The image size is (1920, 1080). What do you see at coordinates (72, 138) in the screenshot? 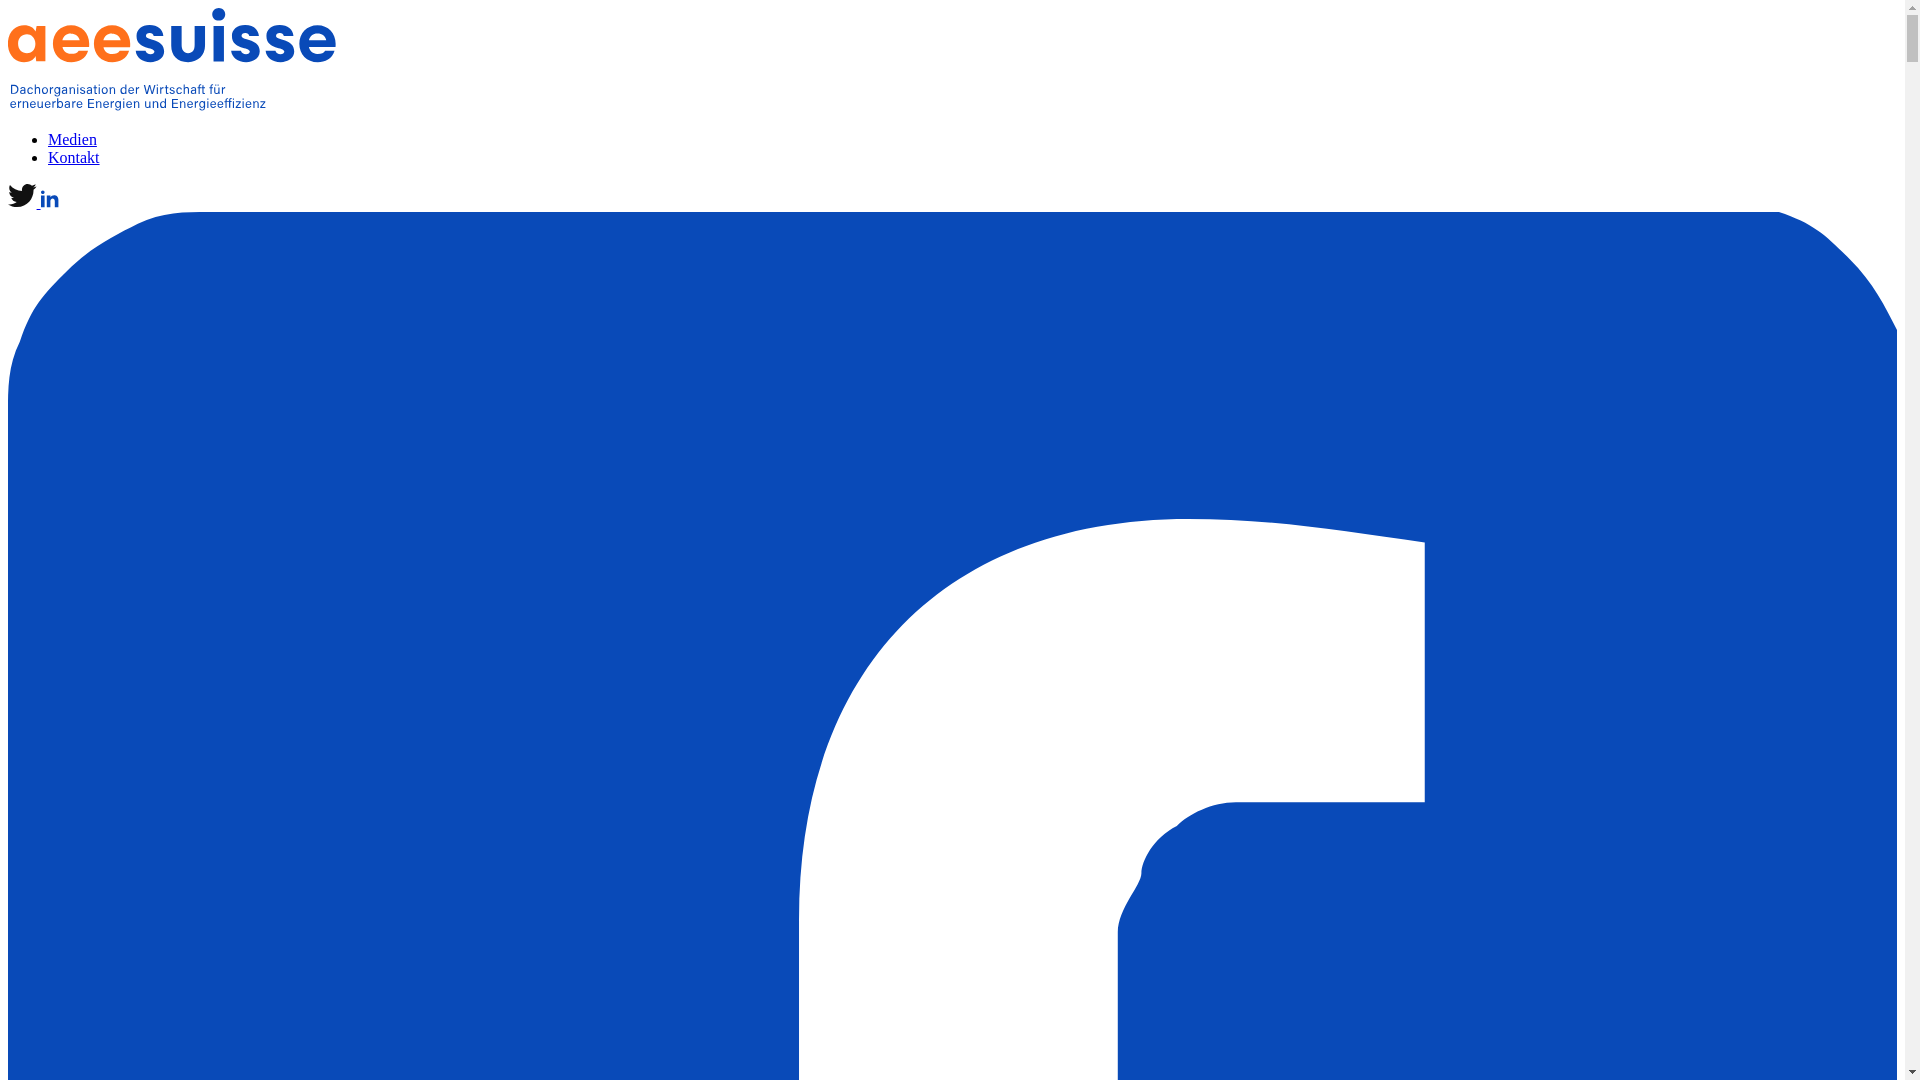
I see `'Medien'` at bounding box center [72, 138].